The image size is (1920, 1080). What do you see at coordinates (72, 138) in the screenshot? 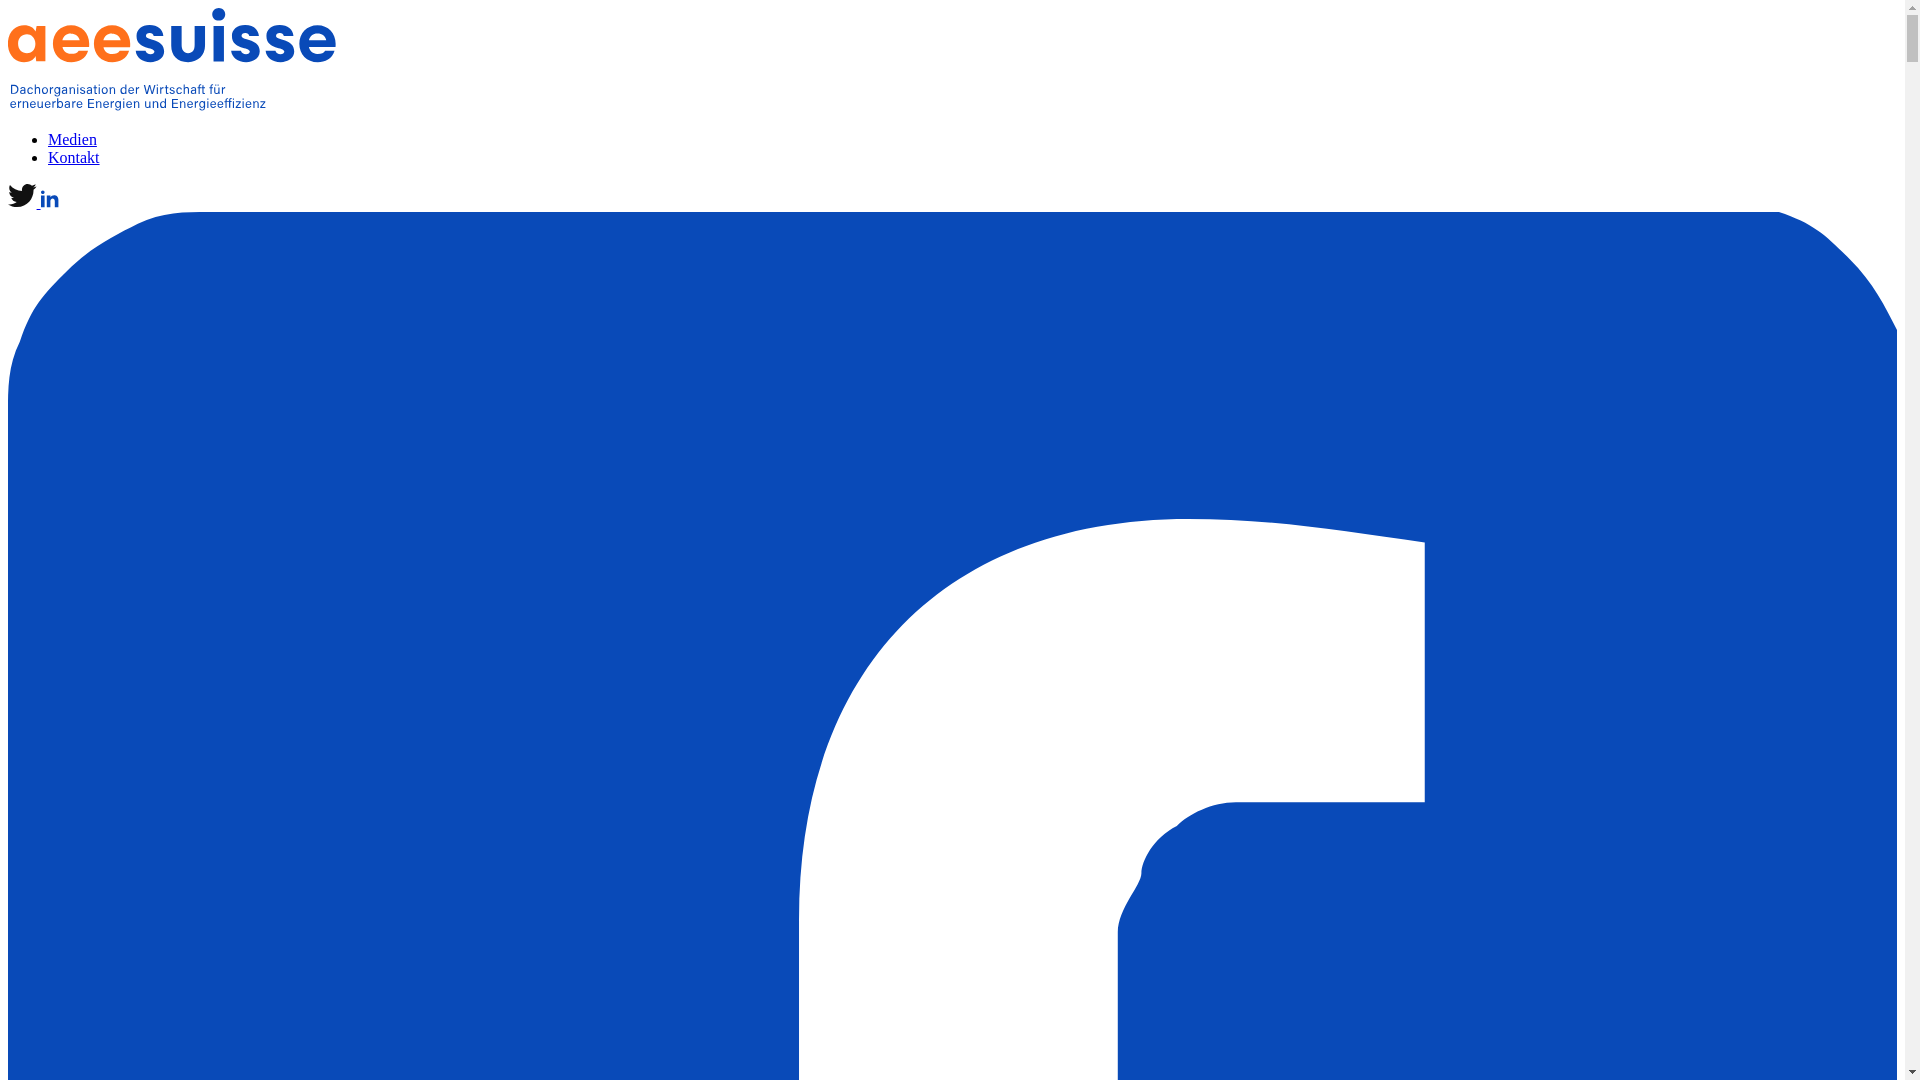
I see `'Medien'` at bounding box center [72, 138].